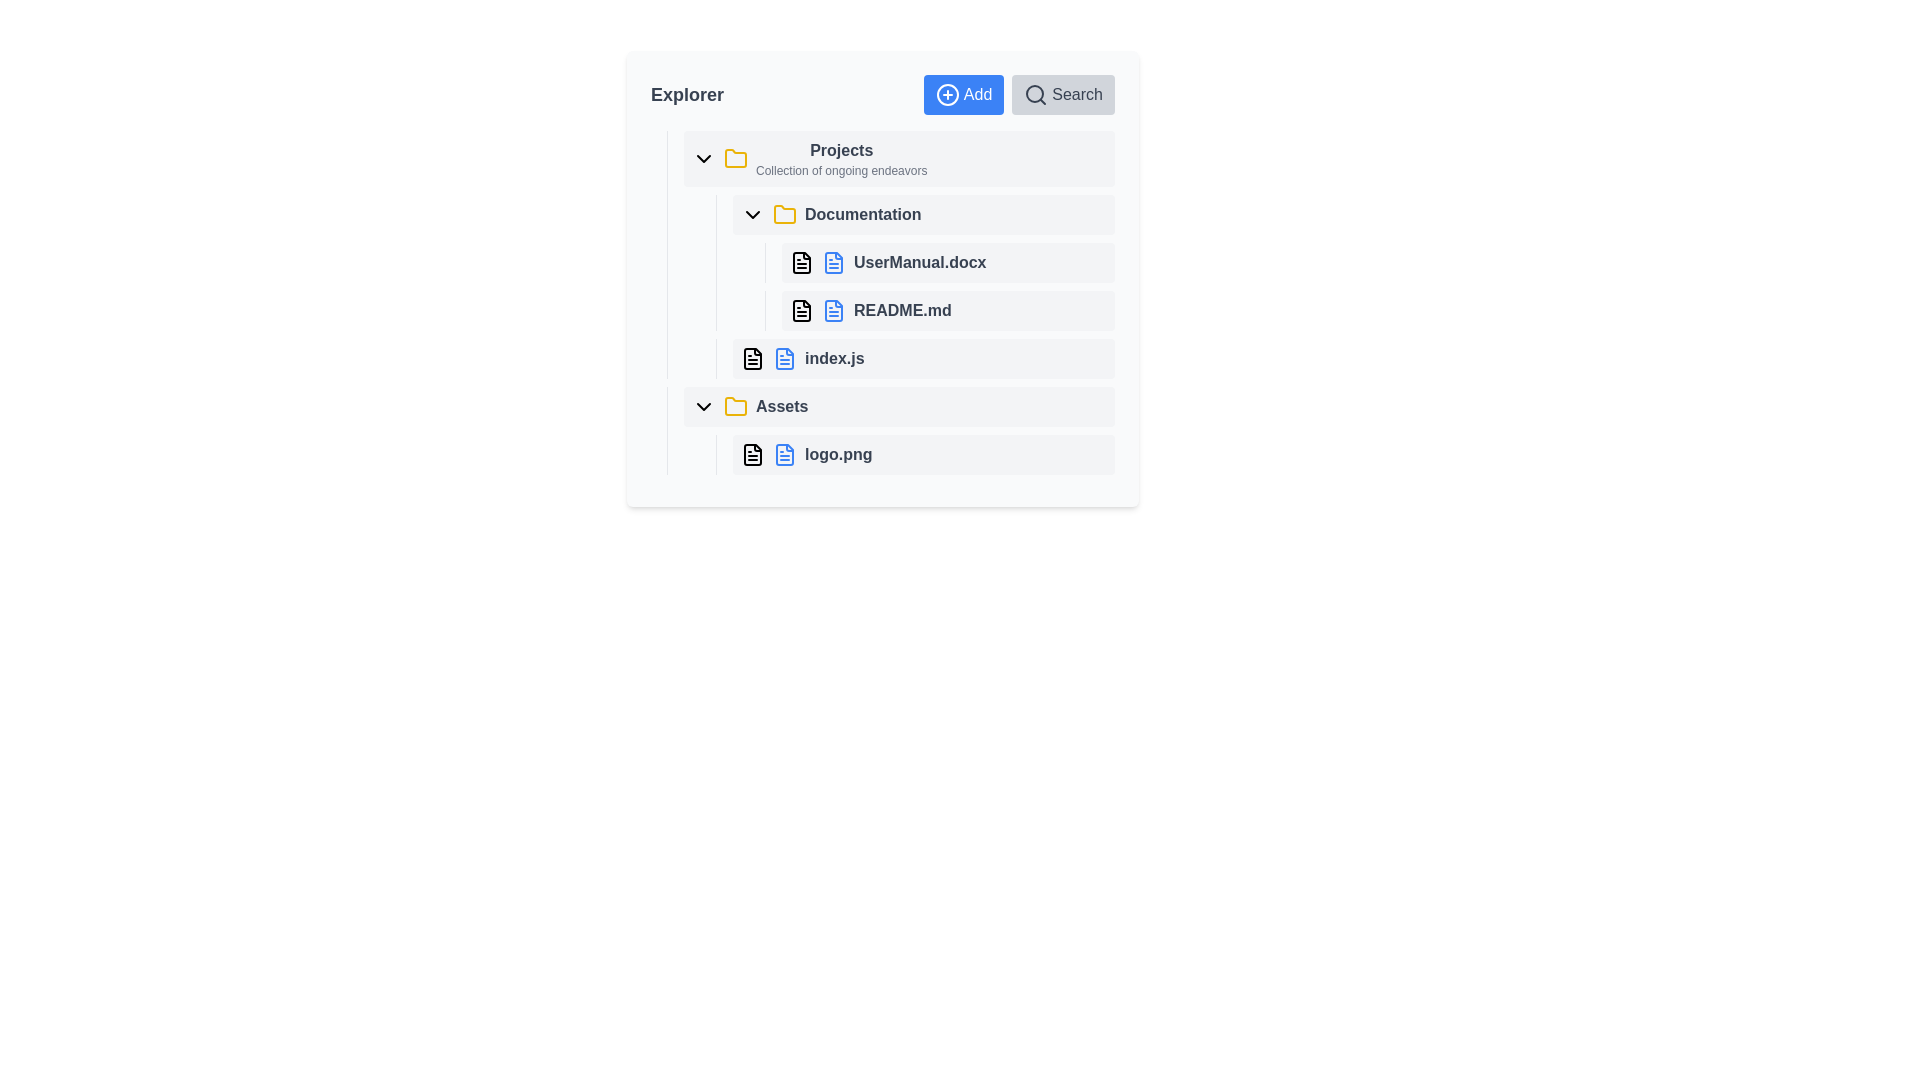 This screenshot has height=1080, width=1920. What do you see at coordinates (834, 357) in the screenshot?
I see `the JavaScript file named 'index.js' in the 'Documentation' folder` at bounding box center [834, 357].